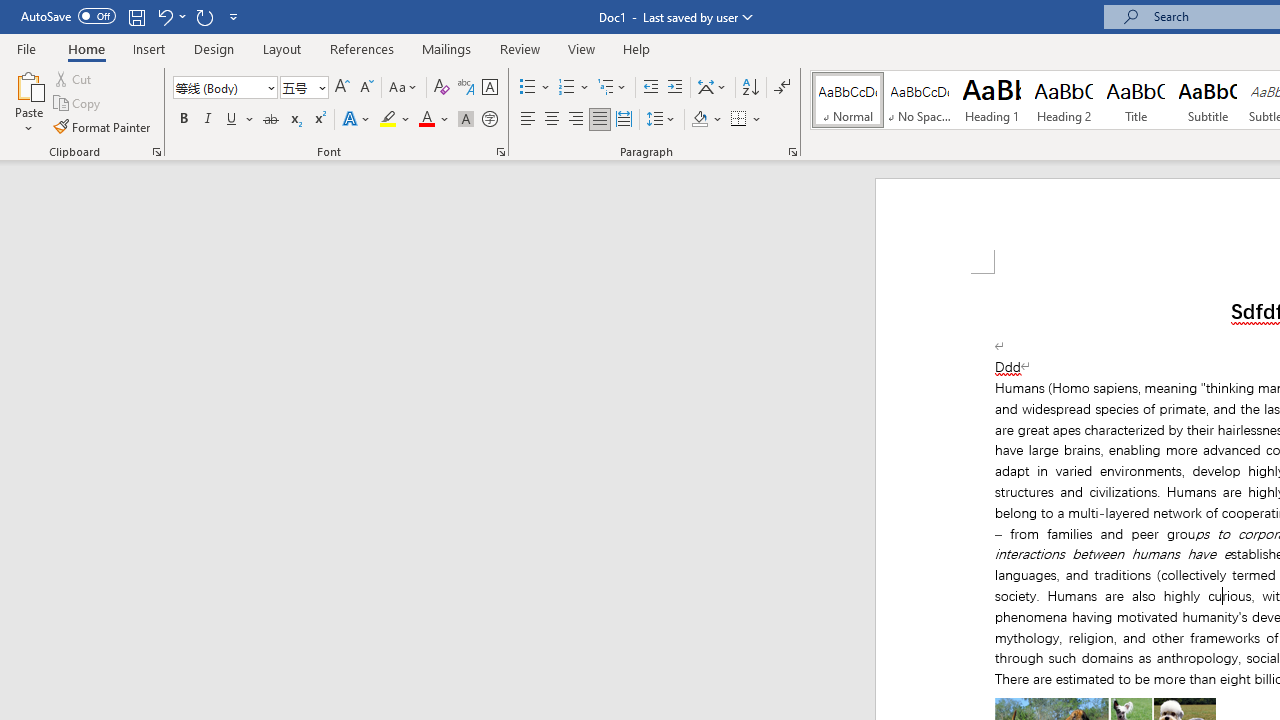  What do you see at coordinates (699, 119) in the screenshot?
I see `'Shading RGB(0, 0, 0)'` at bounding box center [699, 119].